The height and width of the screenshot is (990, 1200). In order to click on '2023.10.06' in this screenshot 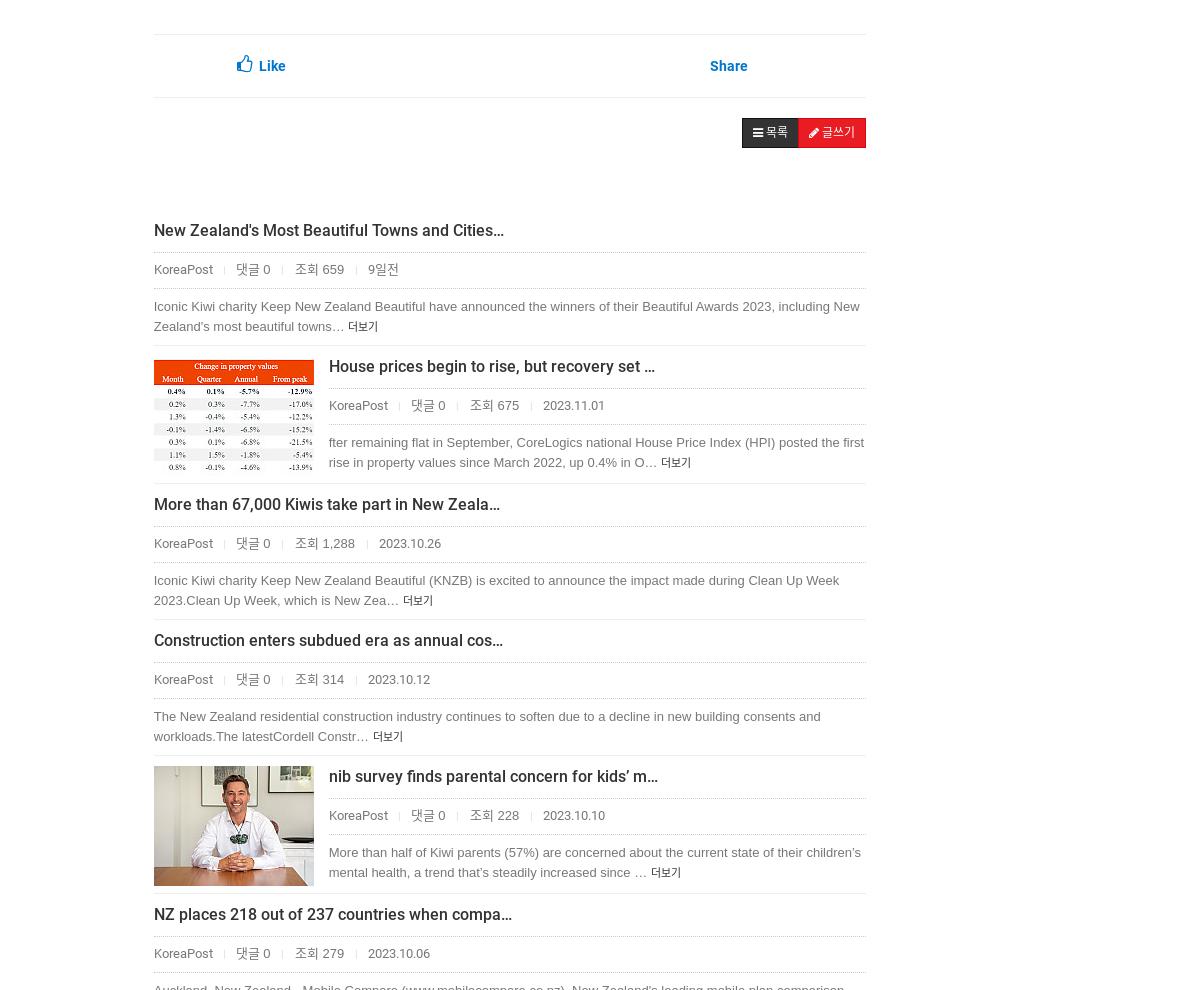, I will do `click(396, 953)`.